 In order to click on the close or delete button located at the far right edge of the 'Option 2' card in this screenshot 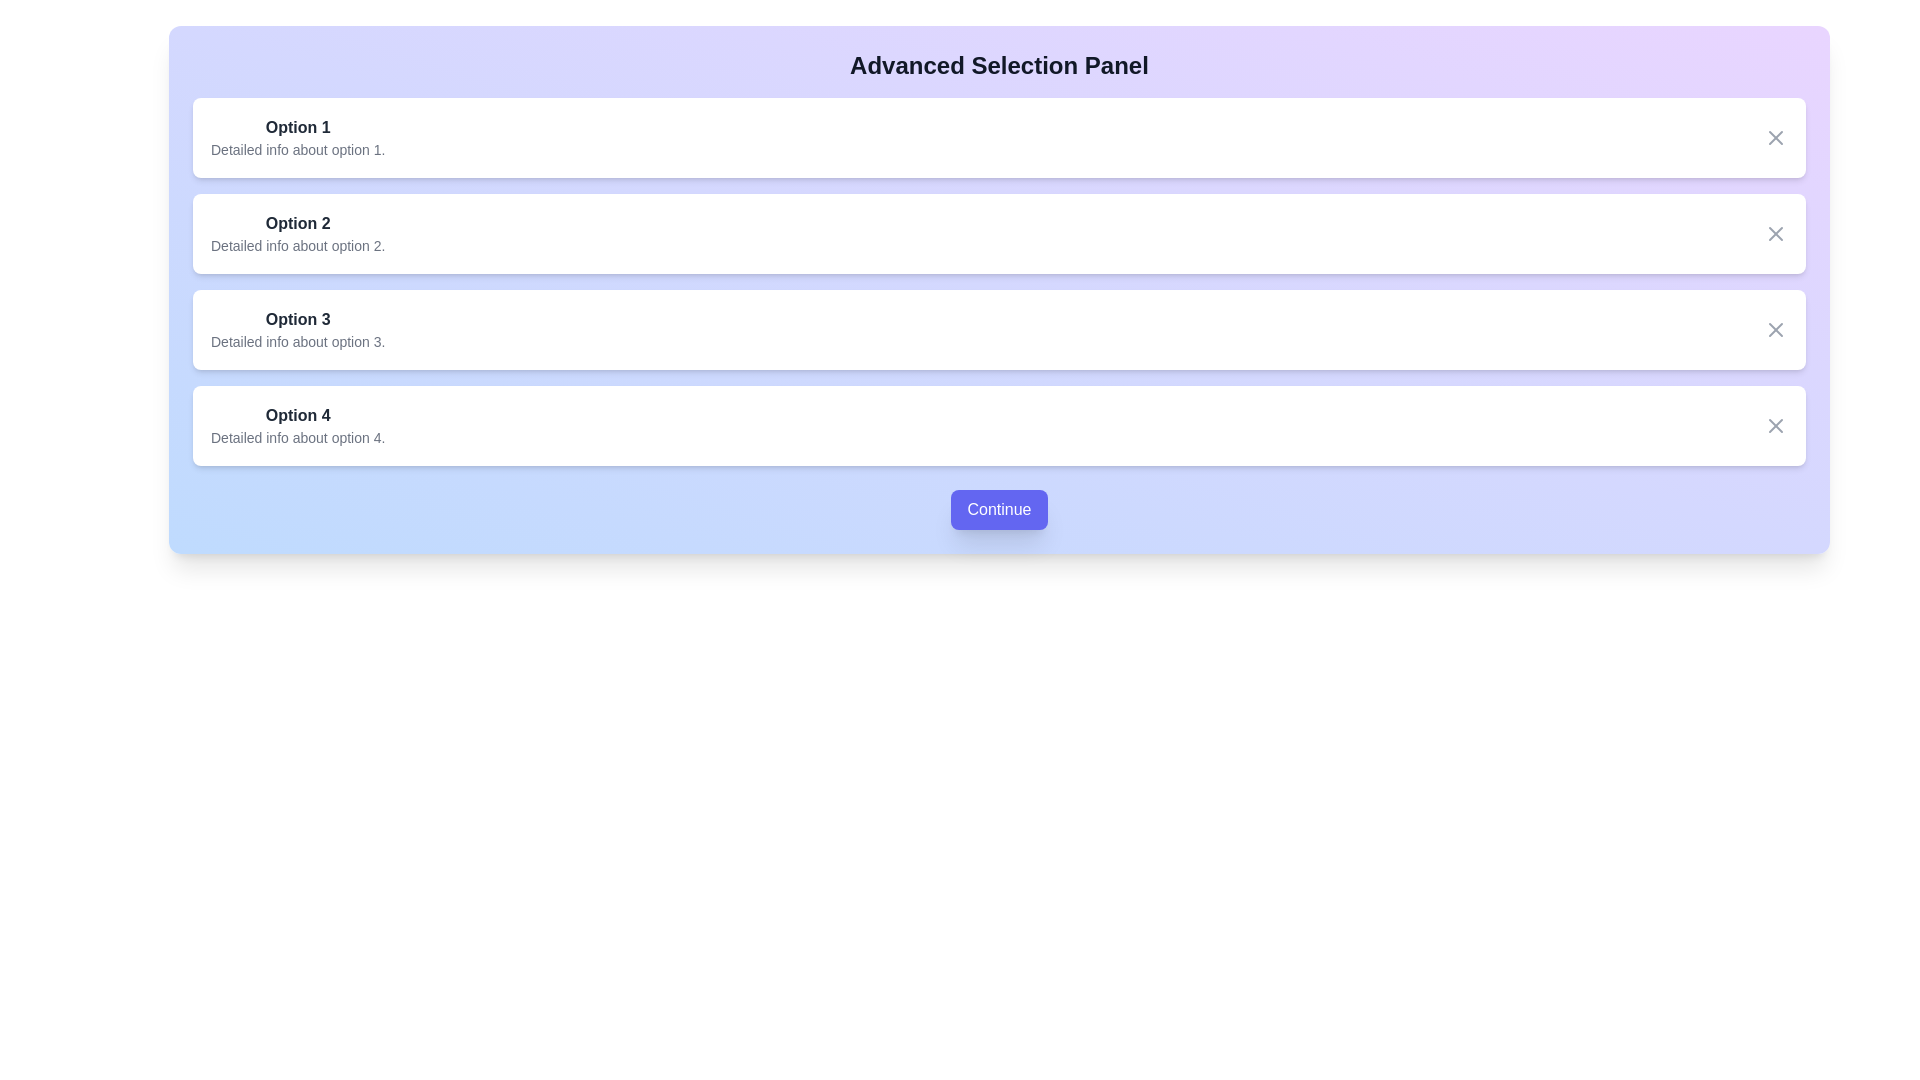, I will do `click(1776, 233)`.